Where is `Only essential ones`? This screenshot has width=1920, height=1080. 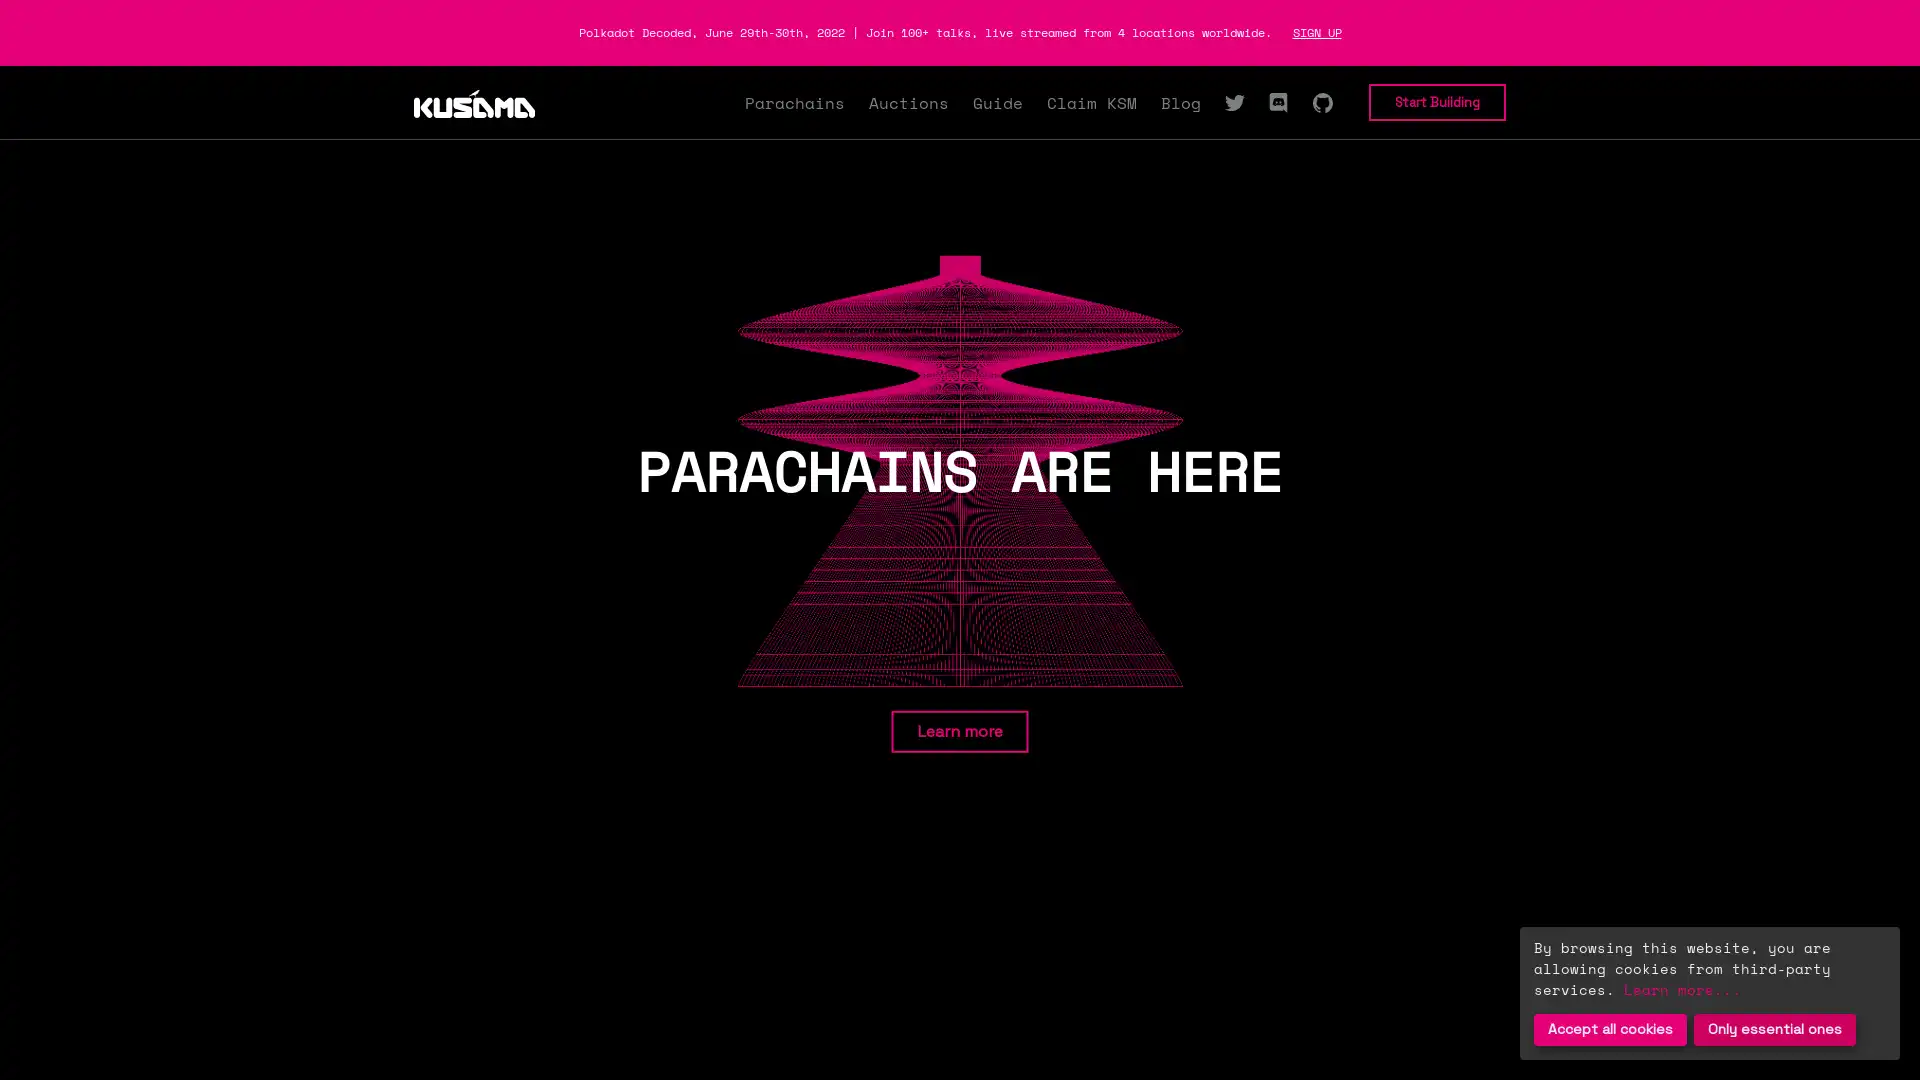 Only essential ones is located at coordinates (1775, 1029).